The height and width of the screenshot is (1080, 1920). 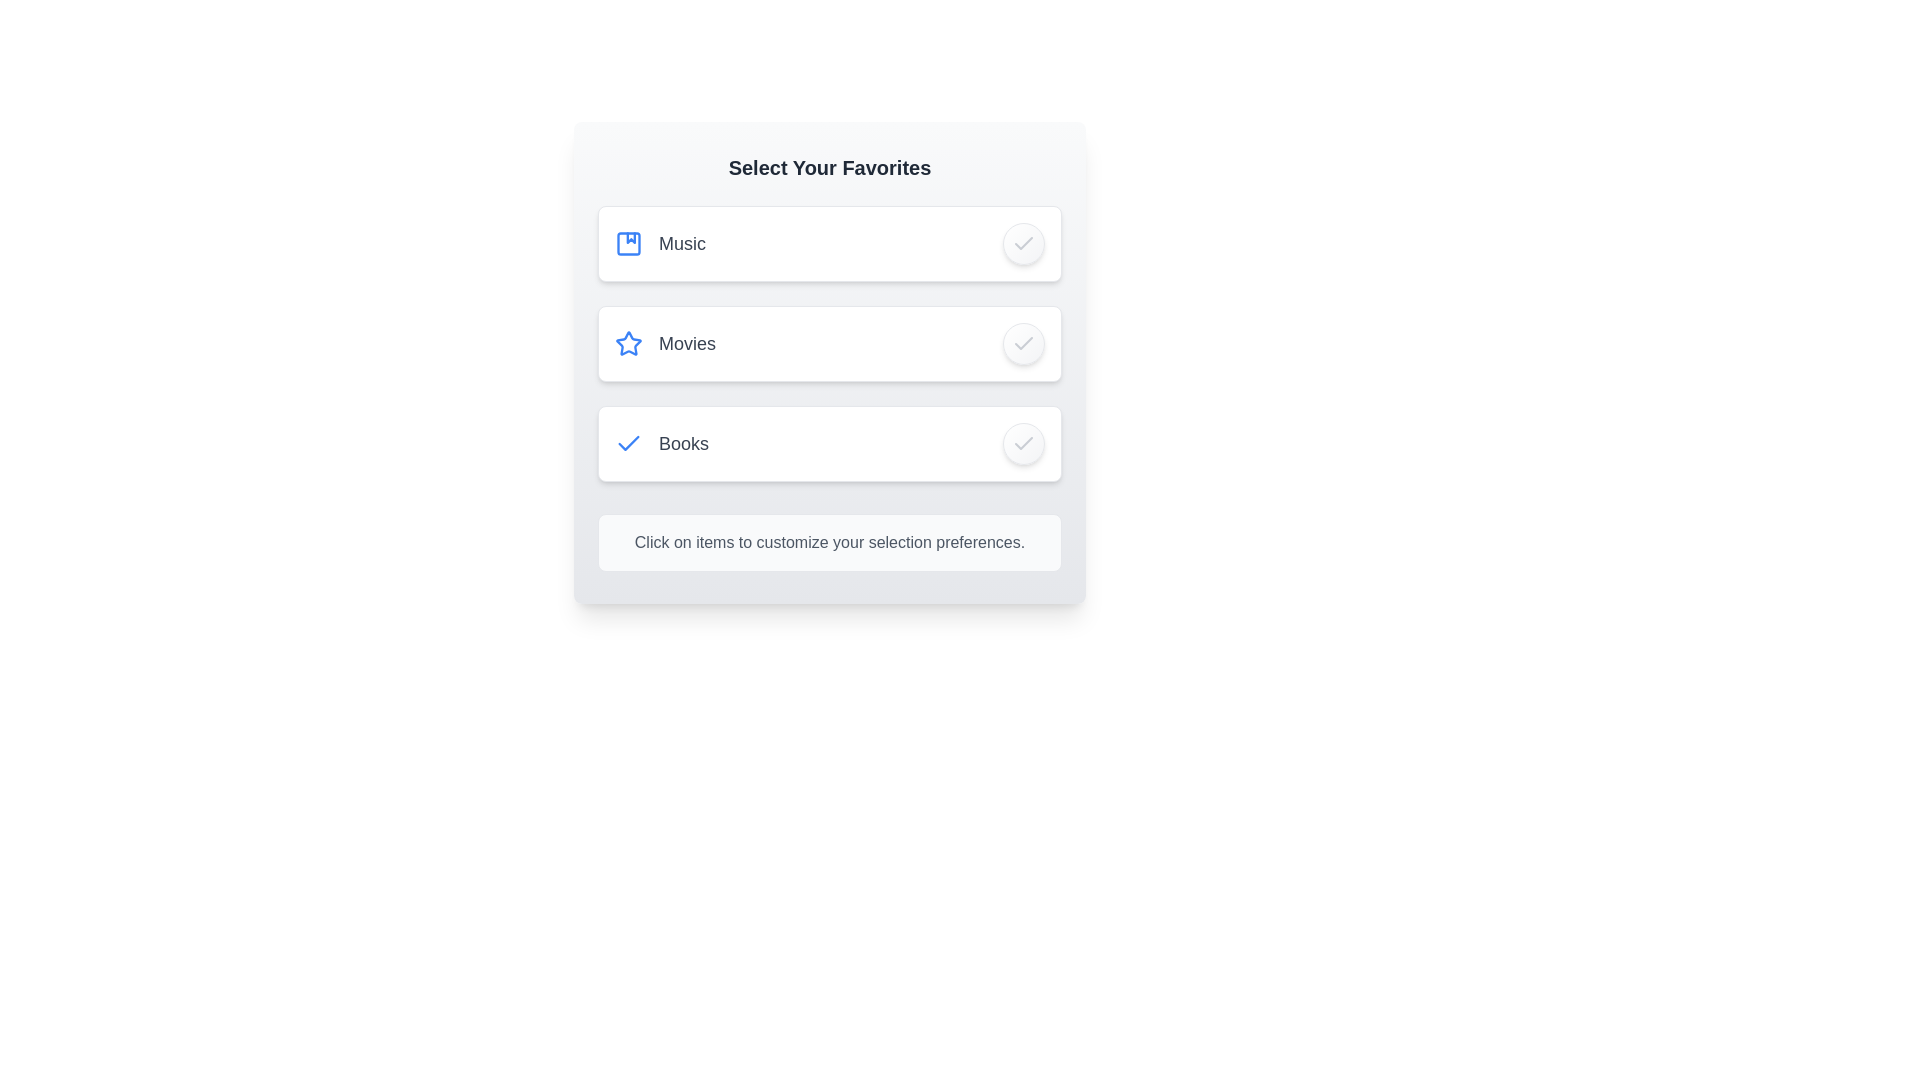 What do you see at coordinates (682, 242) in the screenshot?
I see `the static text label displaying 'Music', which is positioned to the right of an album icon and to the left of a checkmark icon` at bounding box center [682, 242].